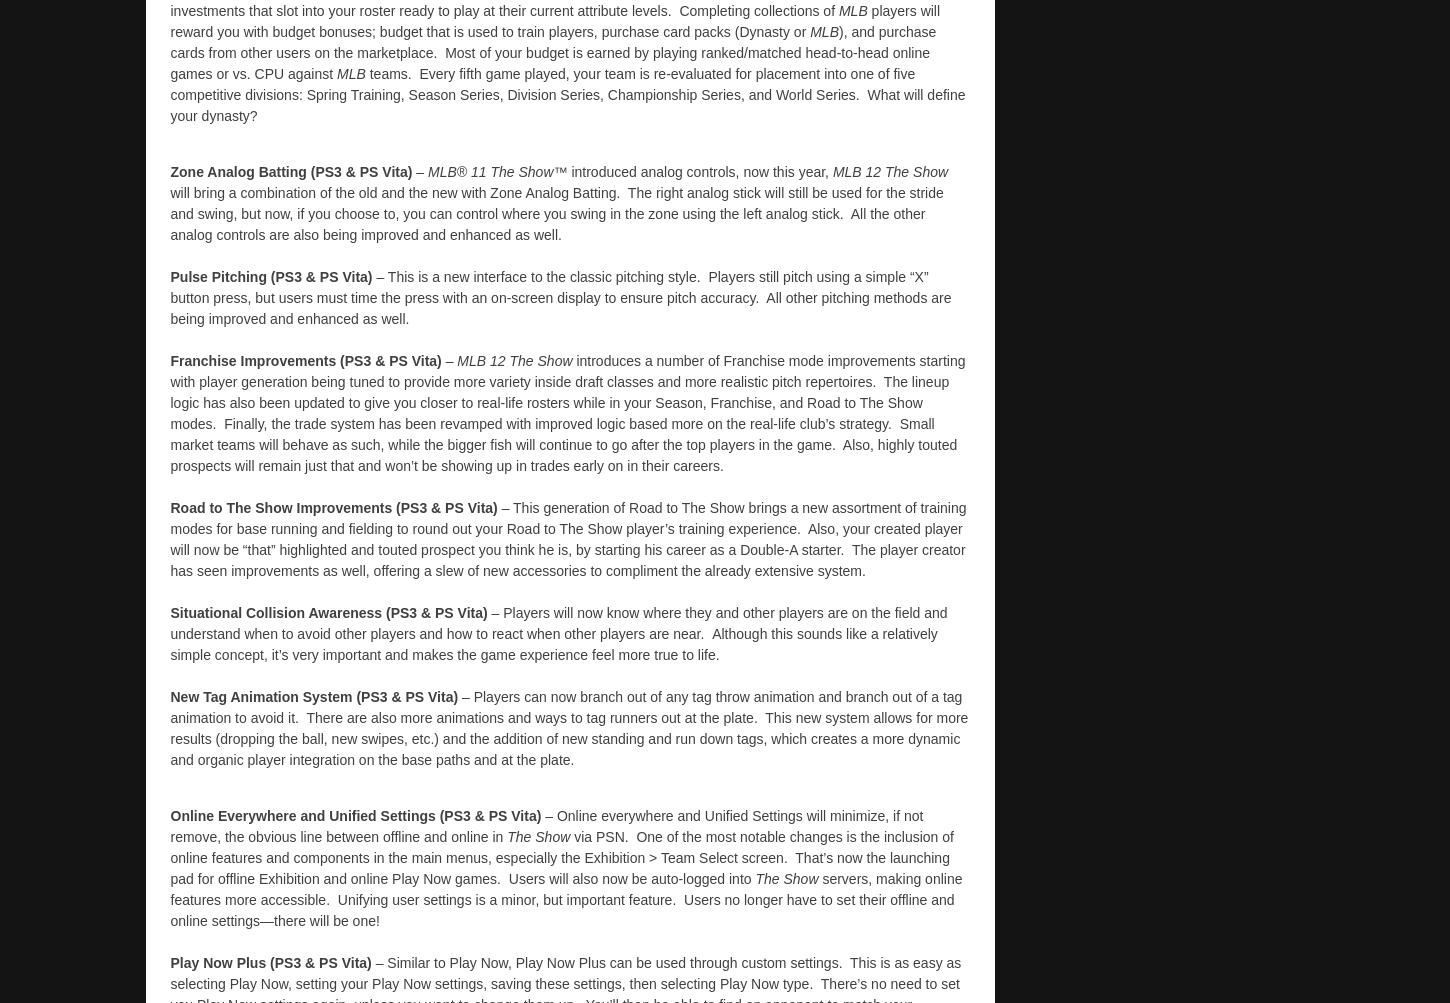  Describe the element at coordinates (556, 213) in the screenshot. I see `'will bring a combination of the old and the new with Zone Analog Batting.  The right analog stick will still be used for the stride and swing, but now, if you choose to, you can control where you swing in the zone using the left analog stick.  All the other analog controls are also being improved and enhanced as well.'` at that location.